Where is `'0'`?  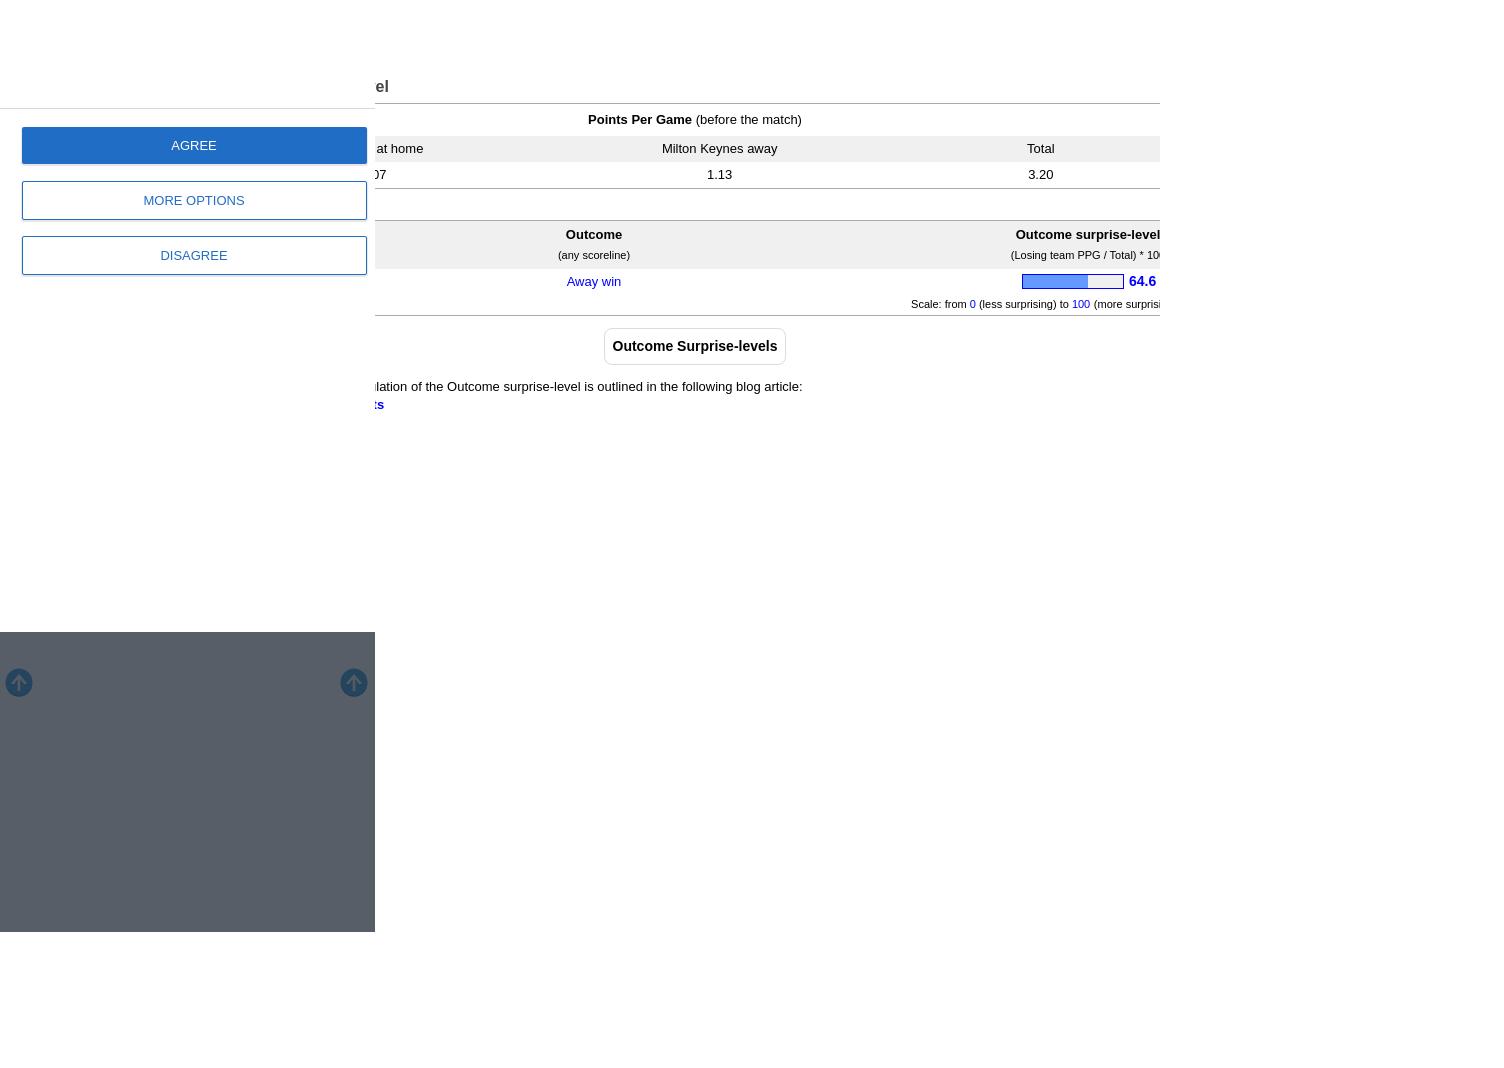 '0' is located at coordinates (972, 302).